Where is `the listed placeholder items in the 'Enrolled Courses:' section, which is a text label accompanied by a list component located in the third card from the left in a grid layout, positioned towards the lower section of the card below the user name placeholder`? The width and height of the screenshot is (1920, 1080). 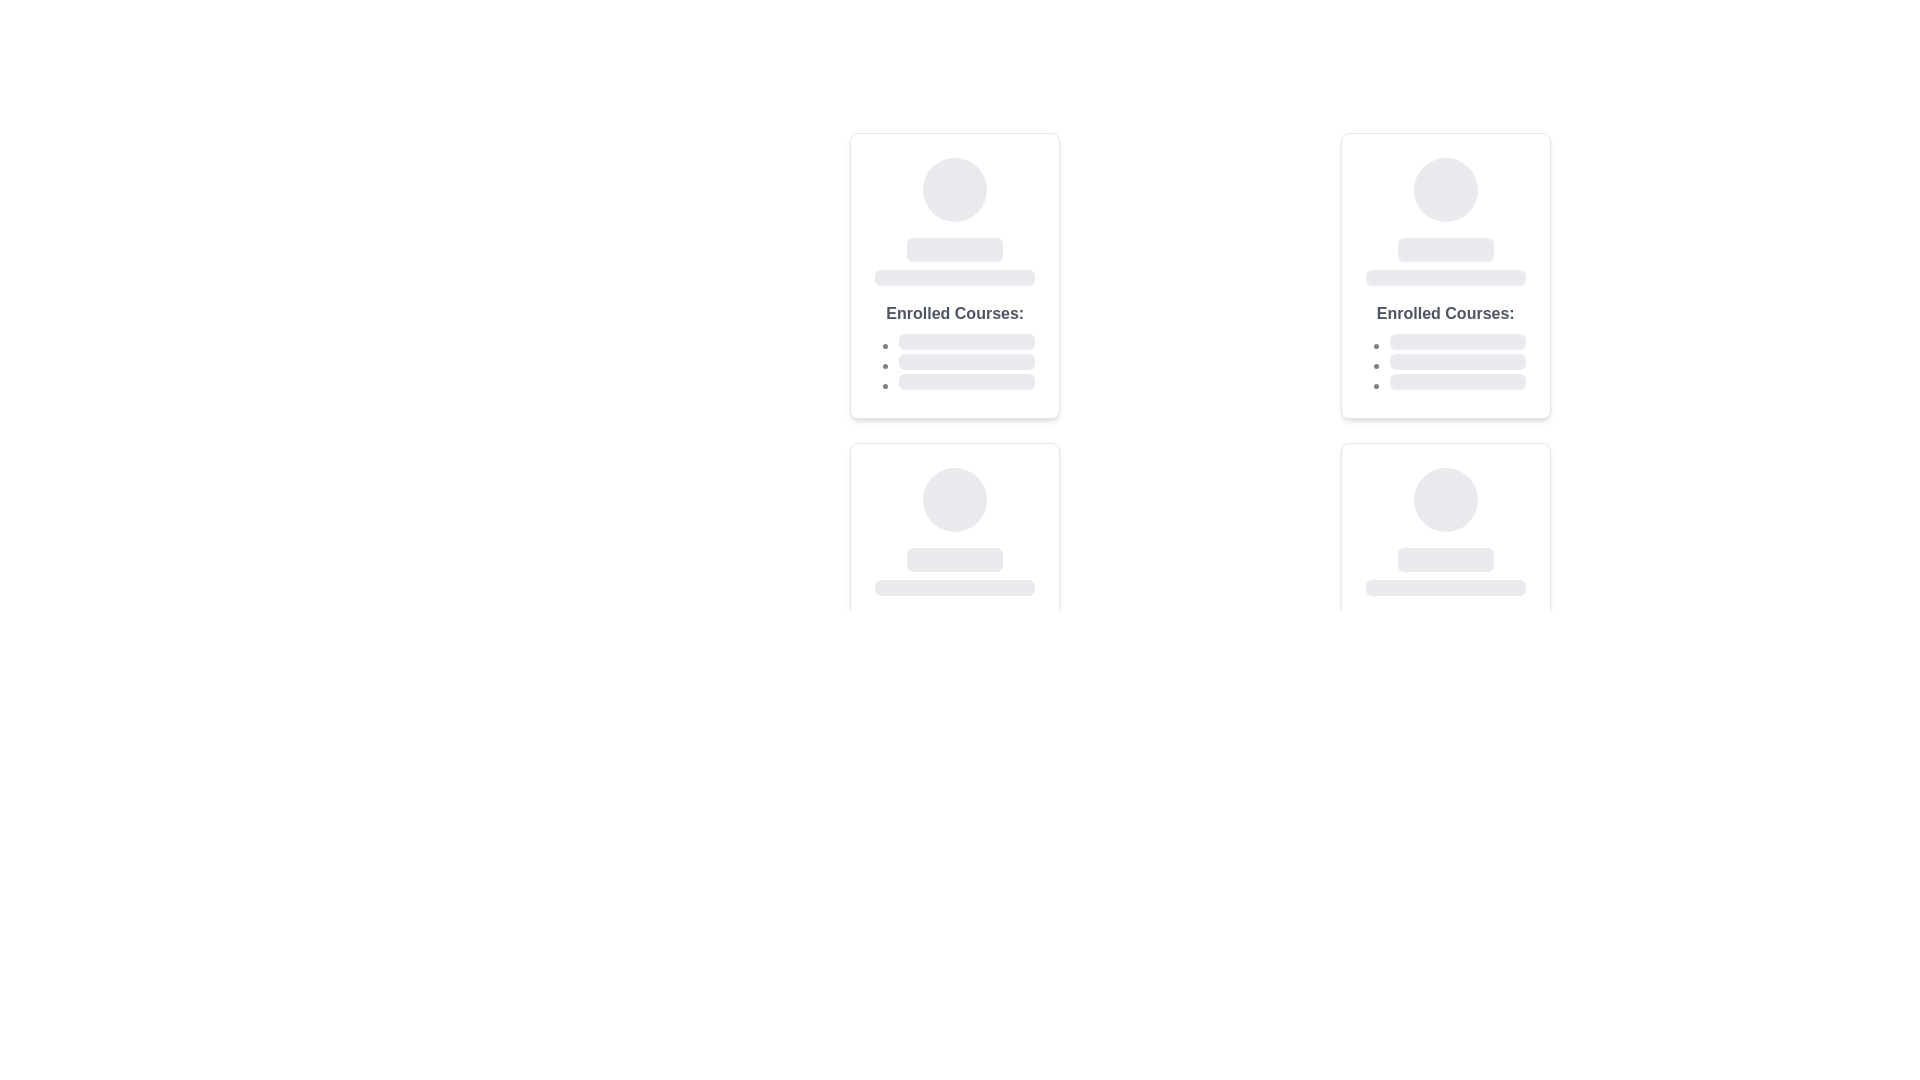 the listed placeholder items in the 'Enrolled Courses:' section, which is a text label accompanied by a list component located in the third card from the left in a grid layout, positioned towards the lower section of the card below the user name placeholder is located at coordinates (1445, 345).